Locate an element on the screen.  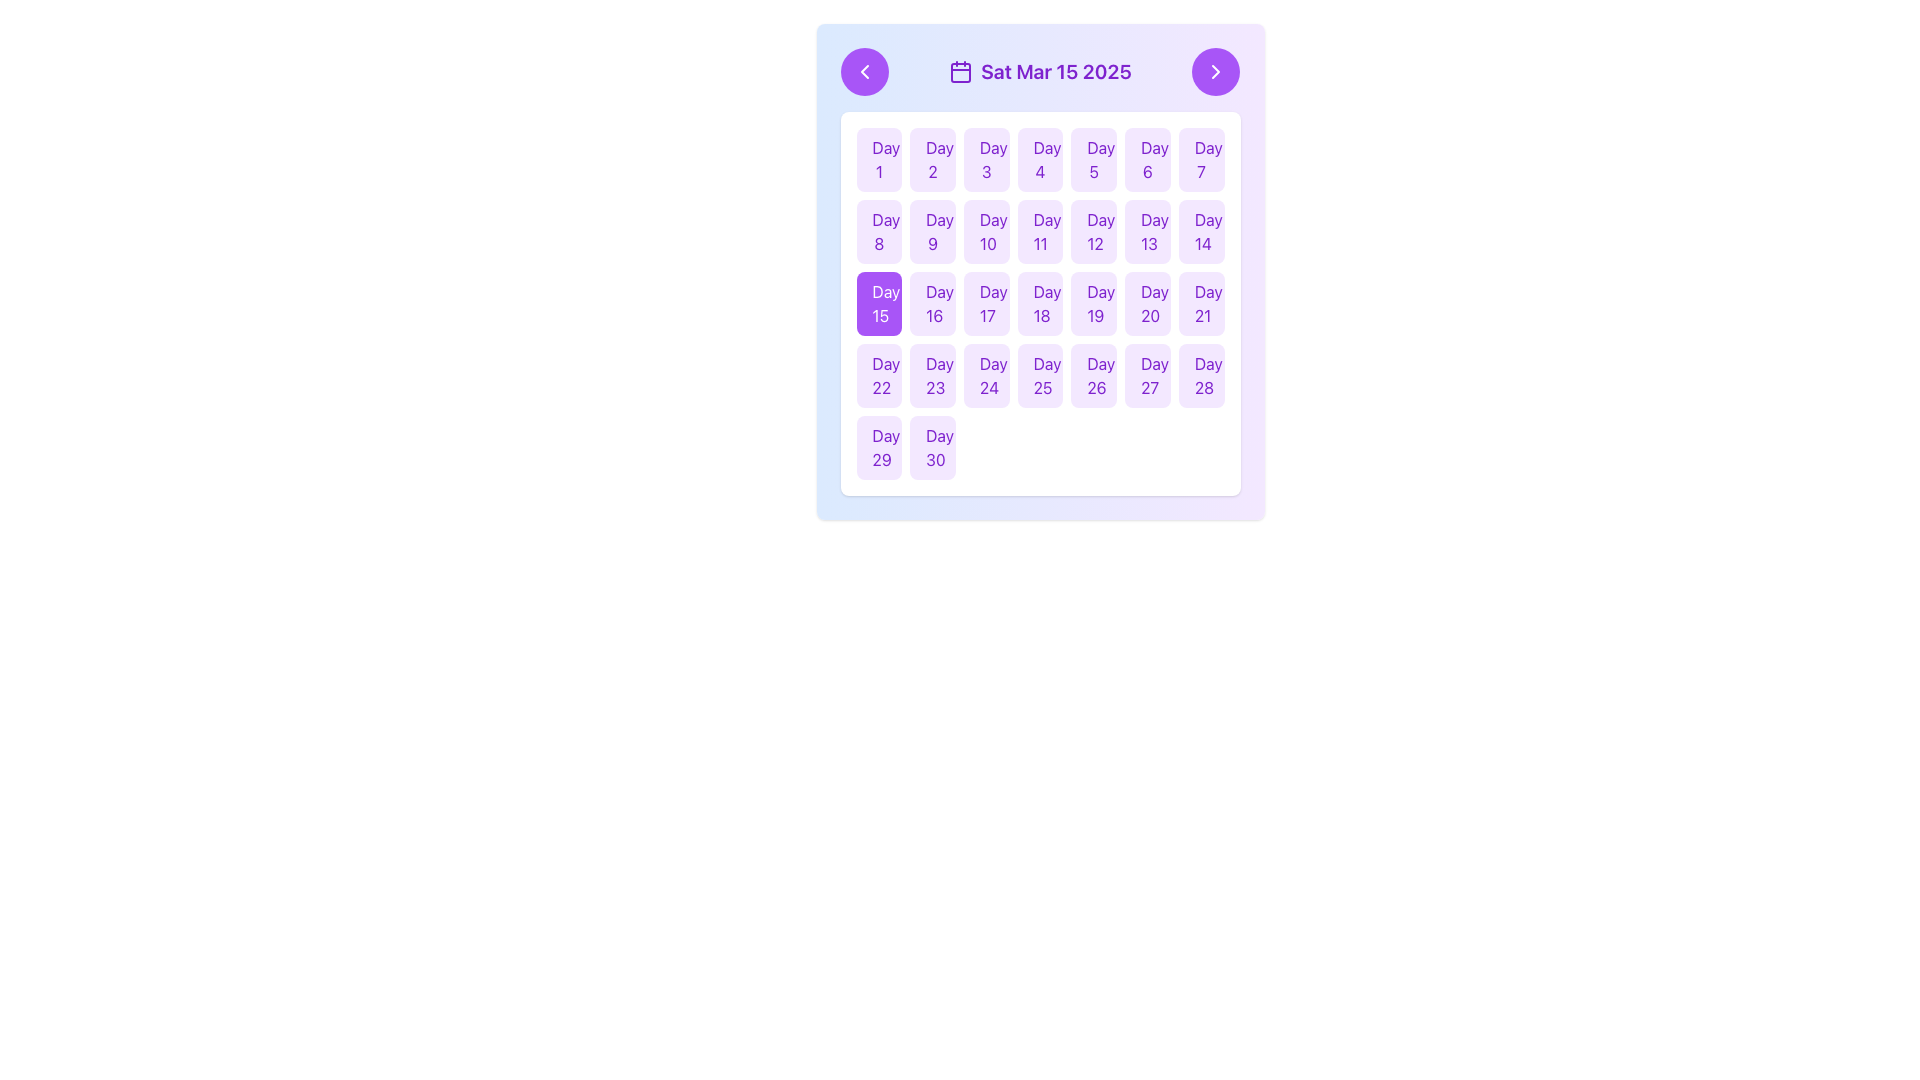
the button representing the selectable day in the calendar interface located in the third row and fourth column, directly below 'Day 11' and above 'Day 25' is located at coordinates (1040, 304).